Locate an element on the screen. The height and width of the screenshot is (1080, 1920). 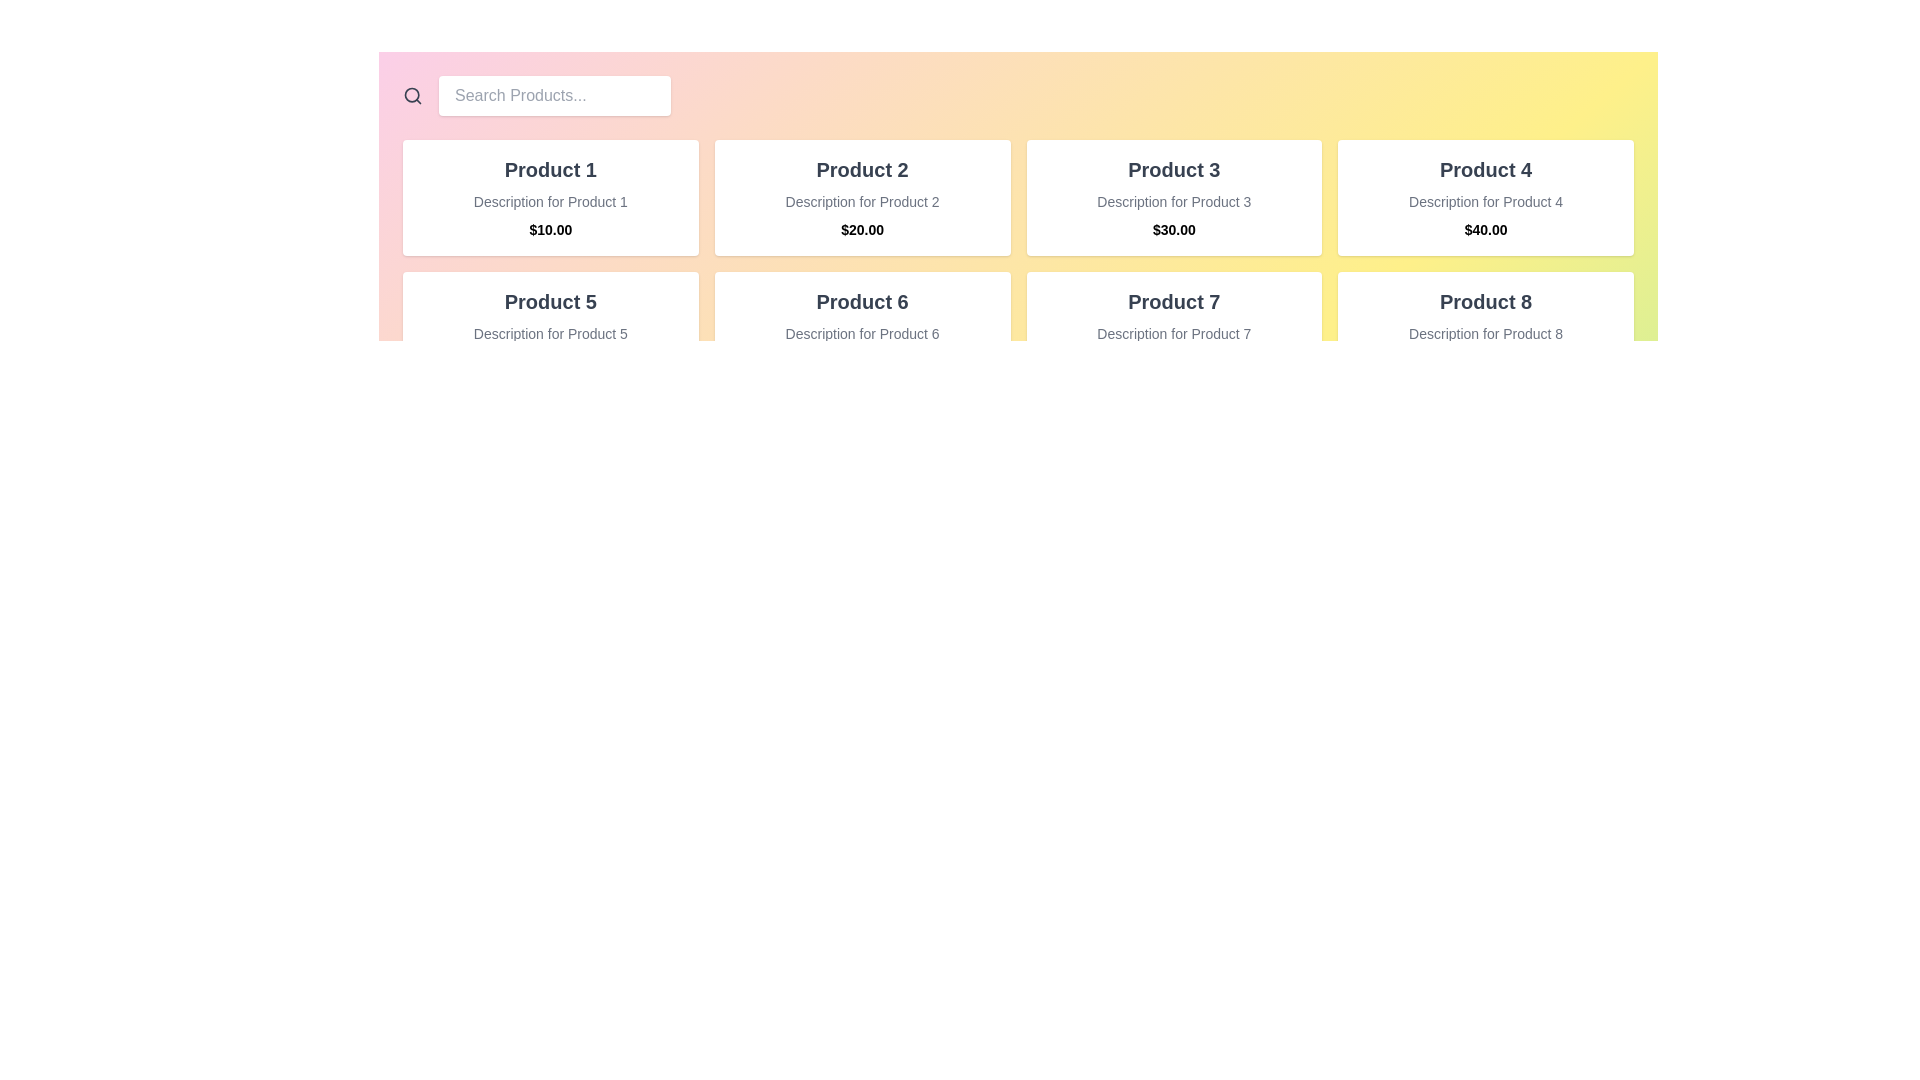
the informational text label providing a description of 'Product 8', positioned between the title and price in the bottom-right product card is located at coordinates (1486, 333).